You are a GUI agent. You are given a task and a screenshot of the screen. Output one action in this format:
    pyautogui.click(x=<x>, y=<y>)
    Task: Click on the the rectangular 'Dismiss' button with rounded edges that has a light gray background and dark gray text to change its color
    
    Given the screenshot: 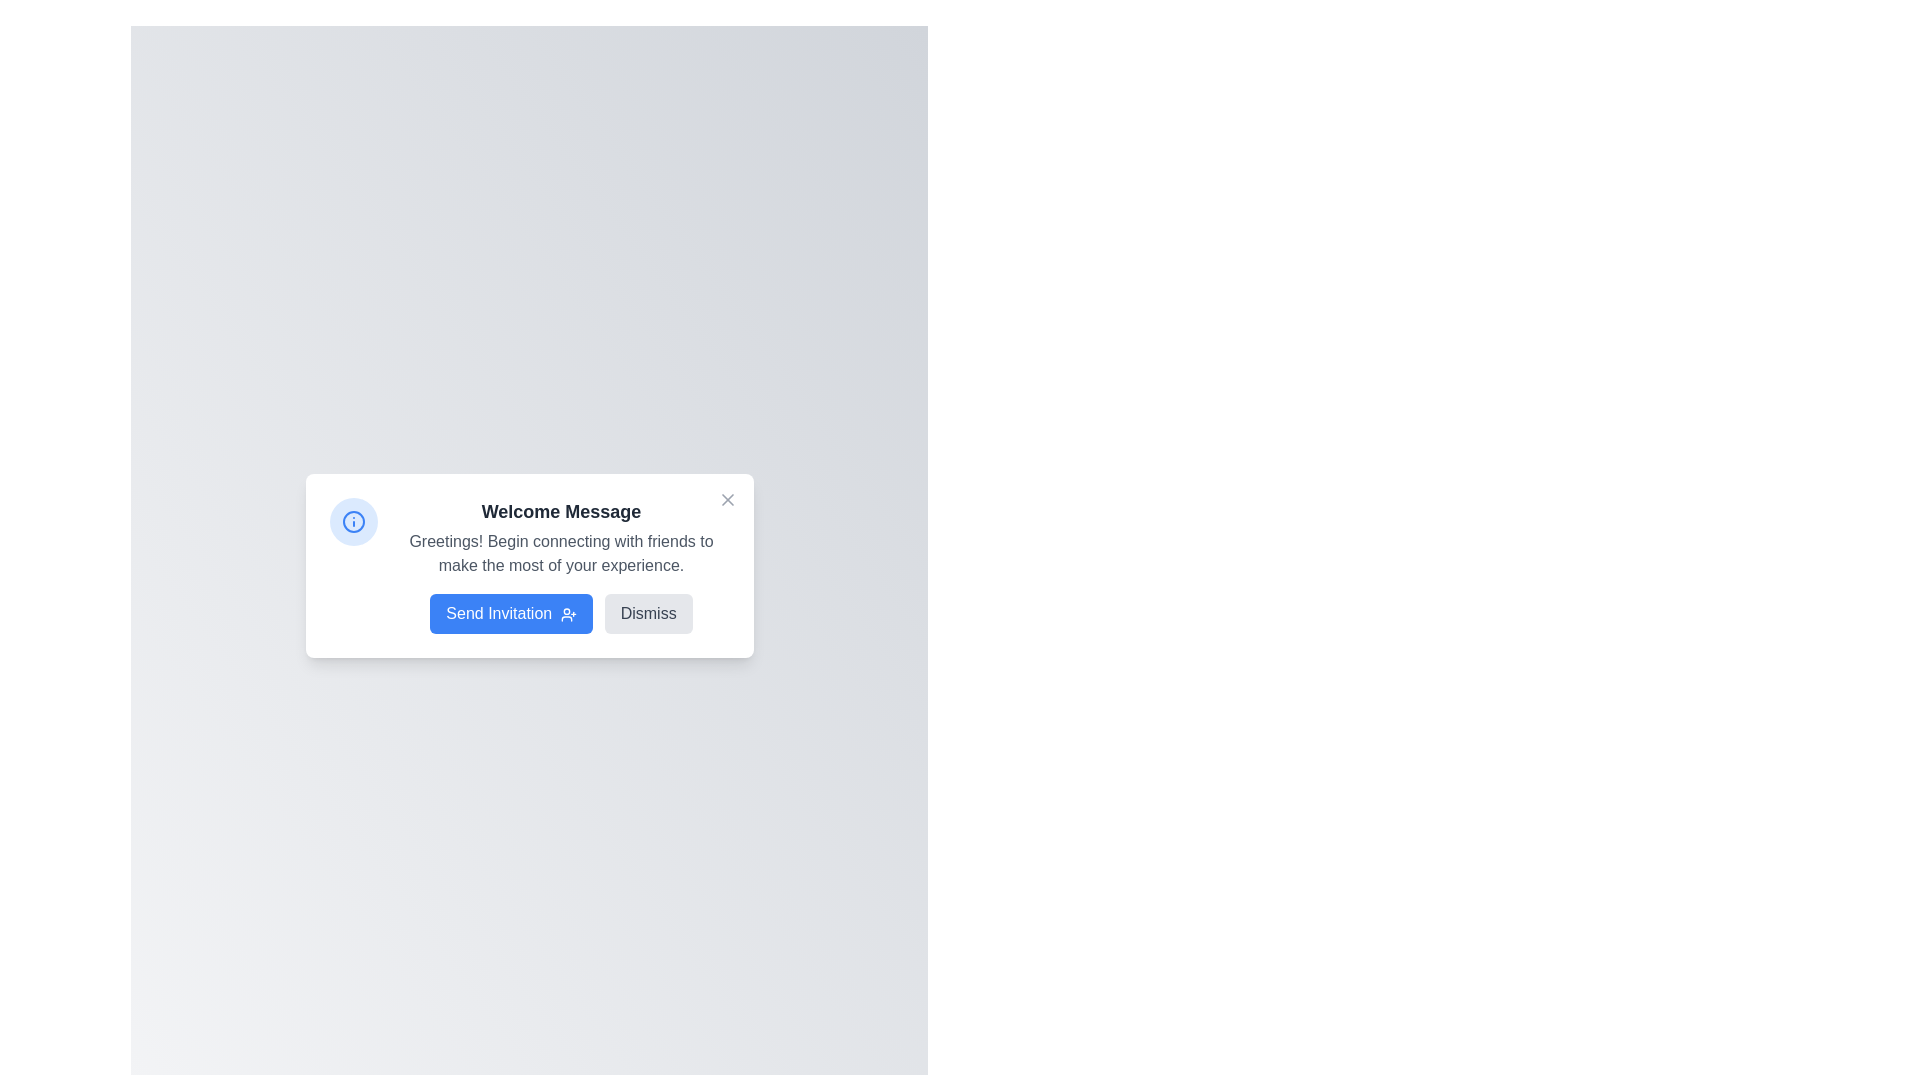 What is the action you would take?
    pyautogui.click(x=648, y=612)
    